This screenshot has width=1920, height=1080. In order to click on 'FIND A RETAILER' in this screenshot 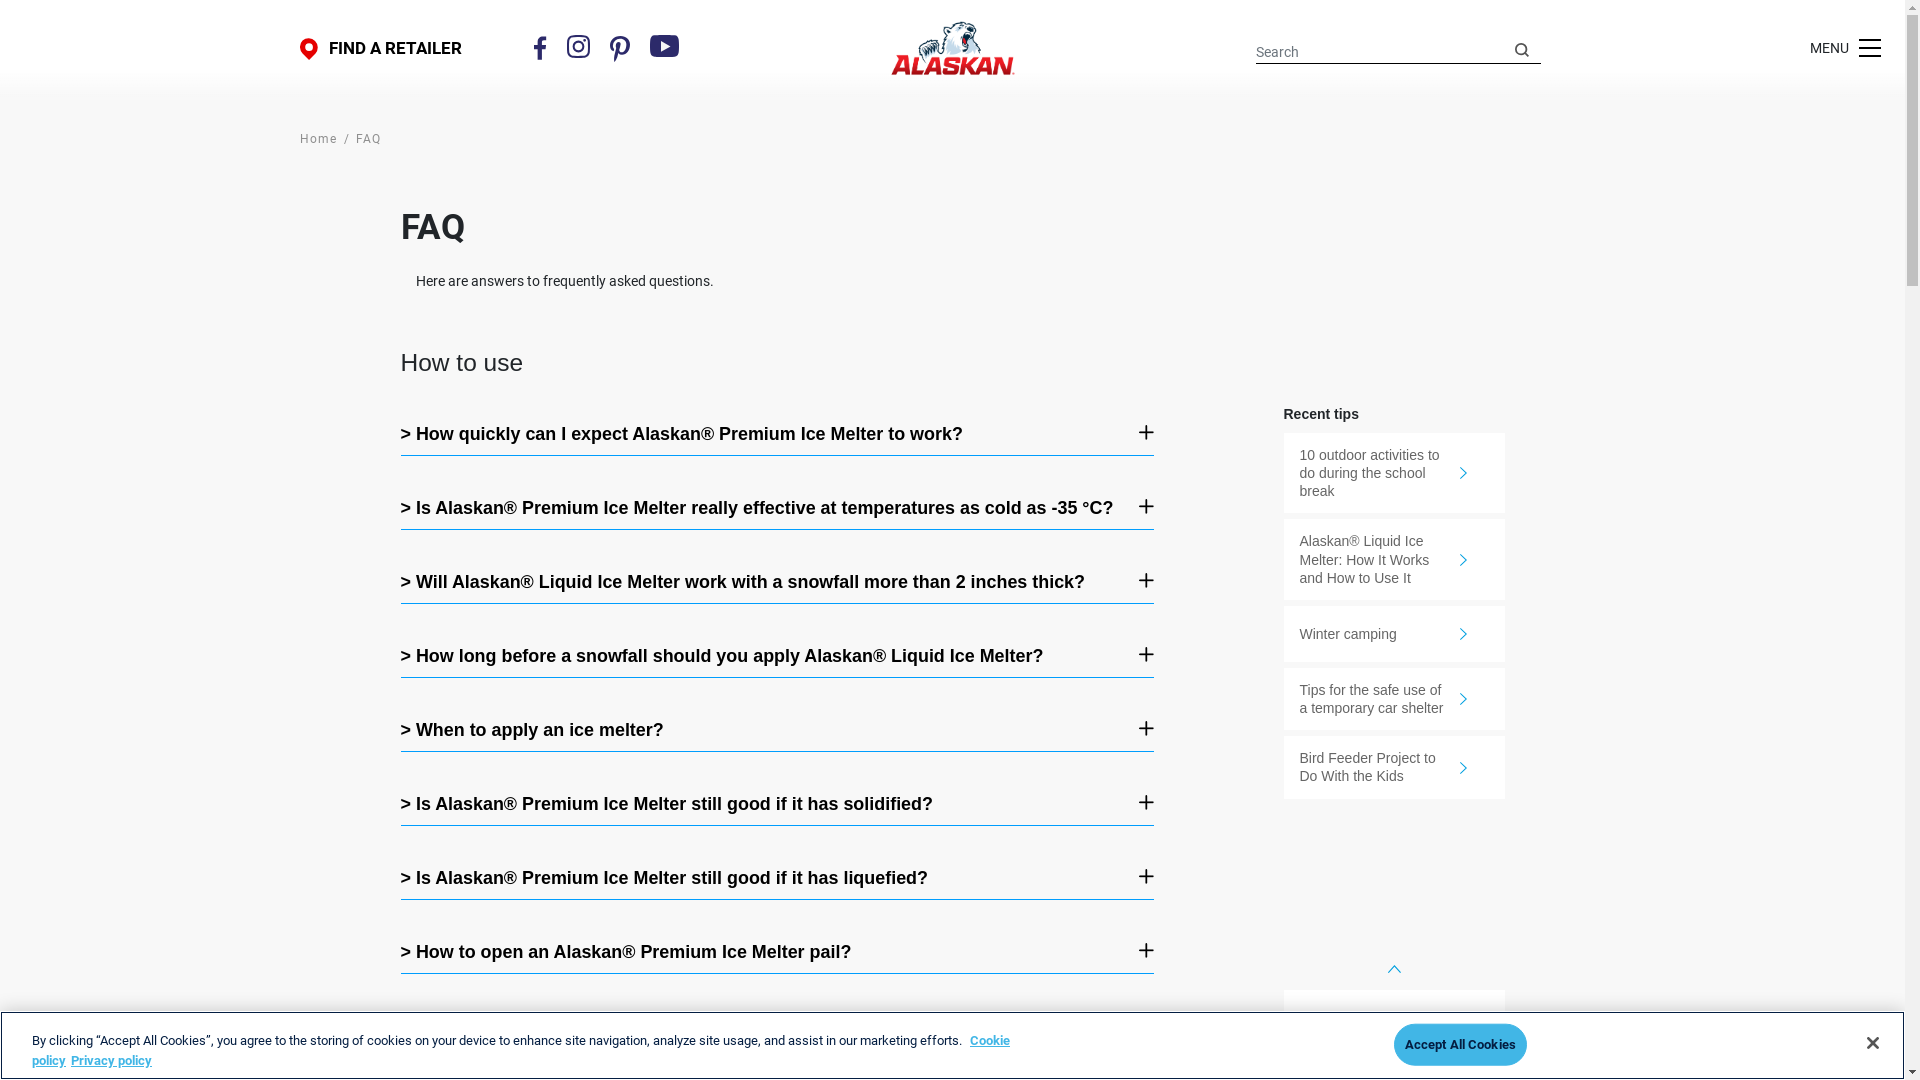, I will do `click(380, 47)`.